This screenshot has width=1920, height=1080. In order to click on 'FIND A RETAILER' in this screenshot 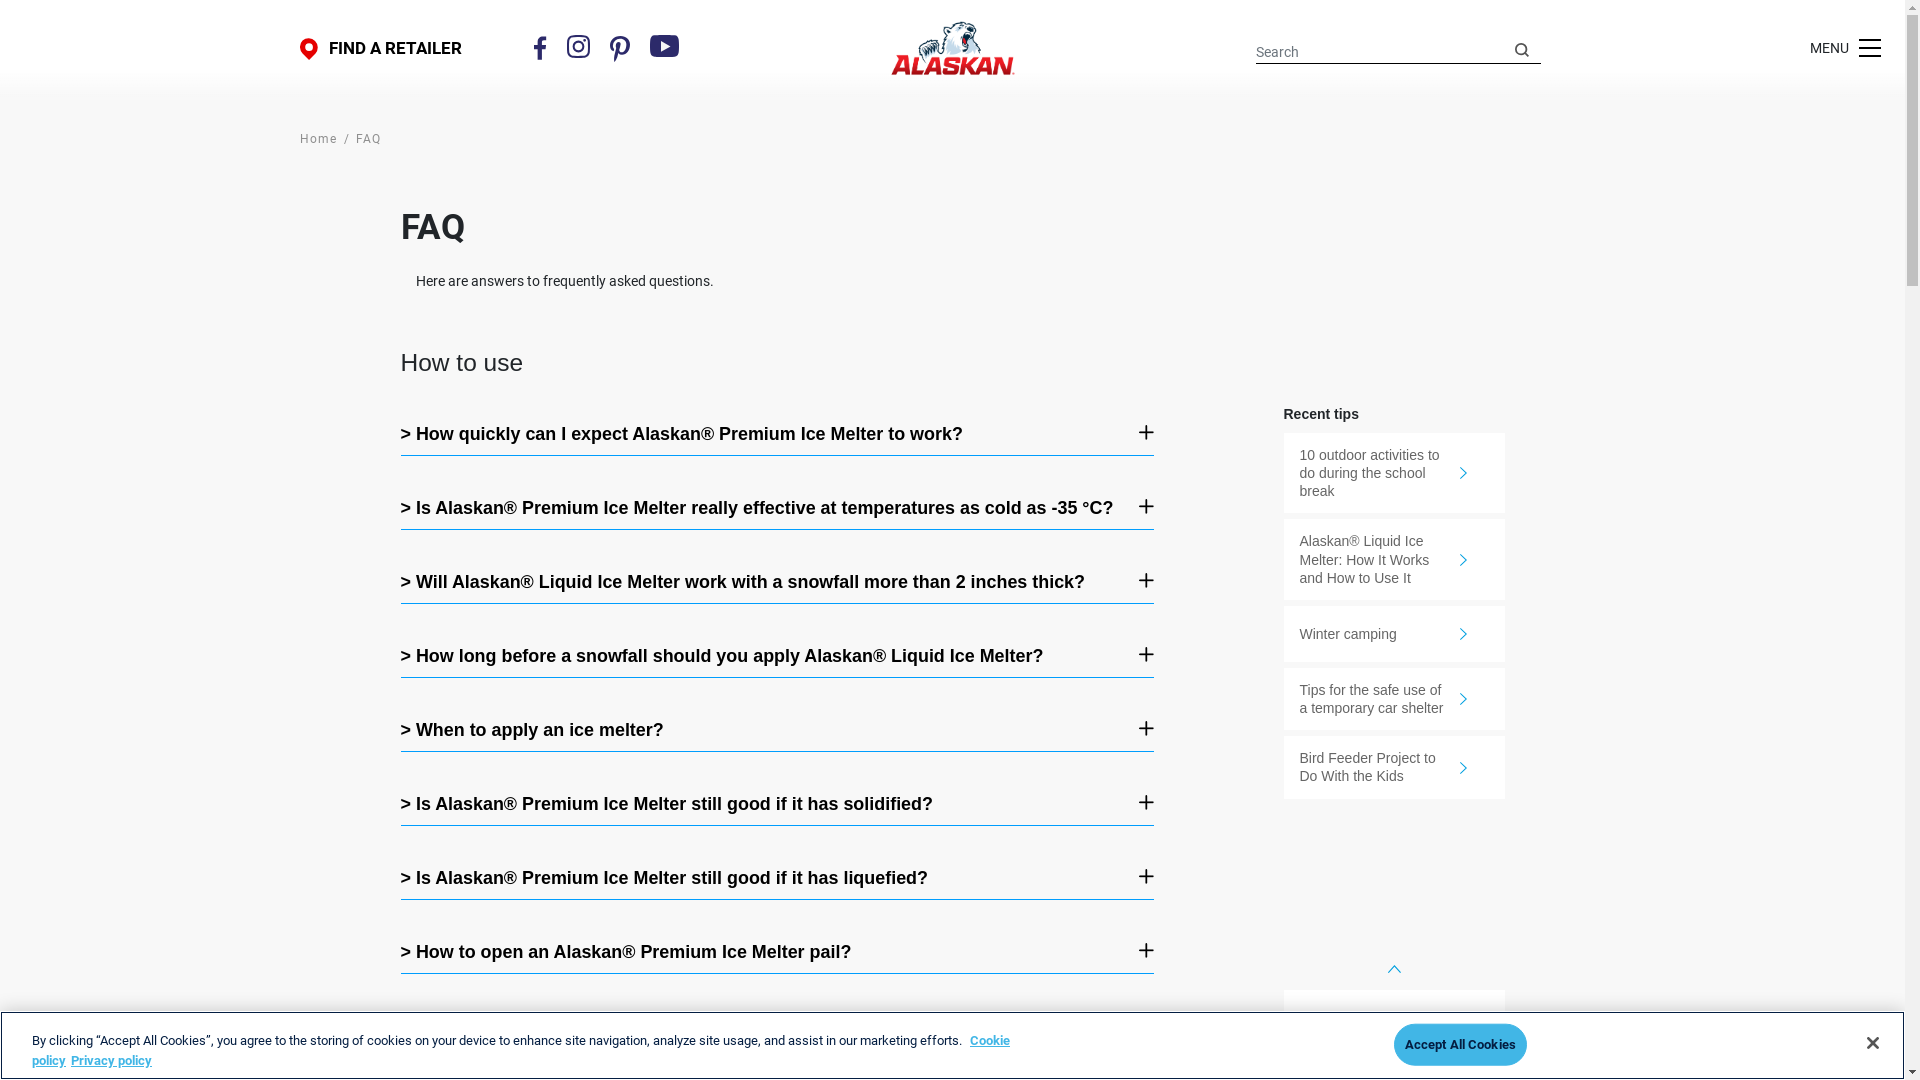, I will do `click(380, 47)`.